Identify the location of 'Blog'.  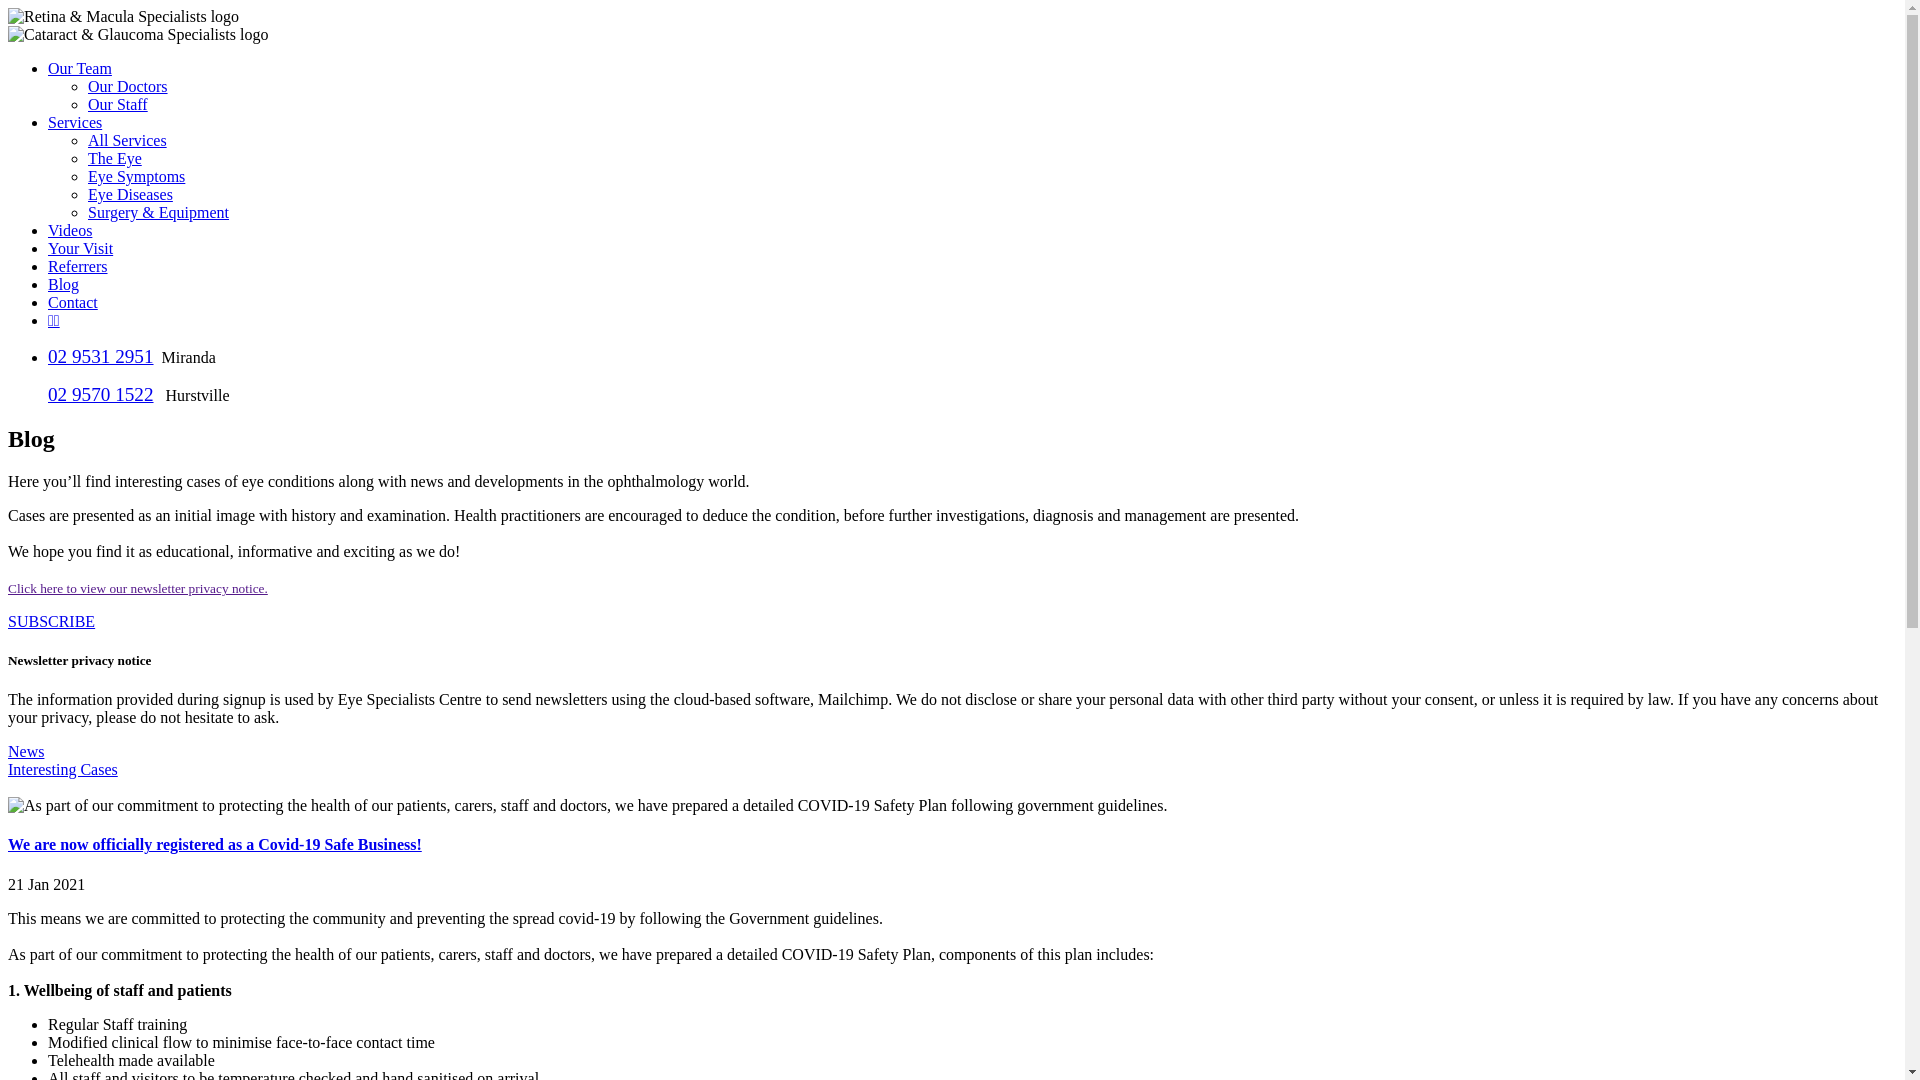
(63, 284).